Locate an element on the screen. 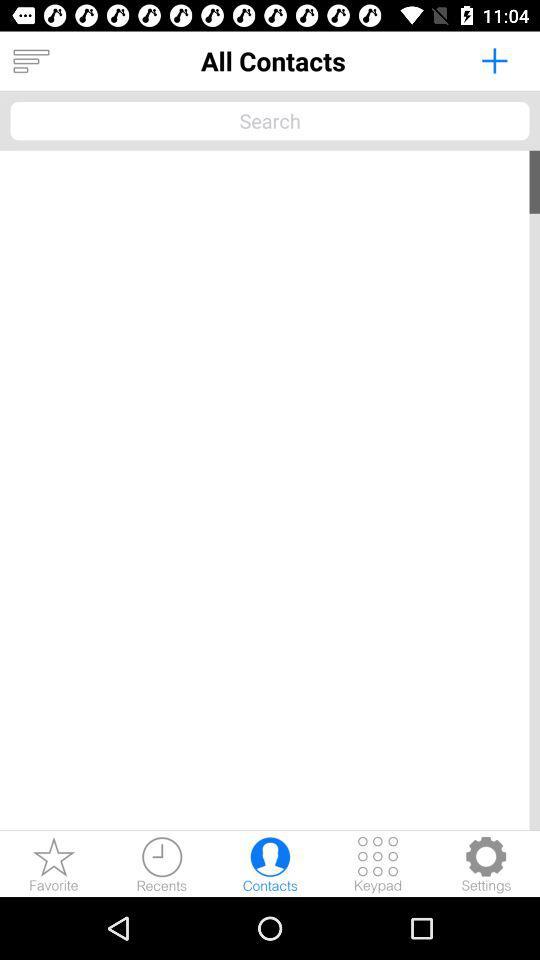 Image resolution: width=540 pixels, height=960 pixels. search bar is located at coordinates (270, 120).